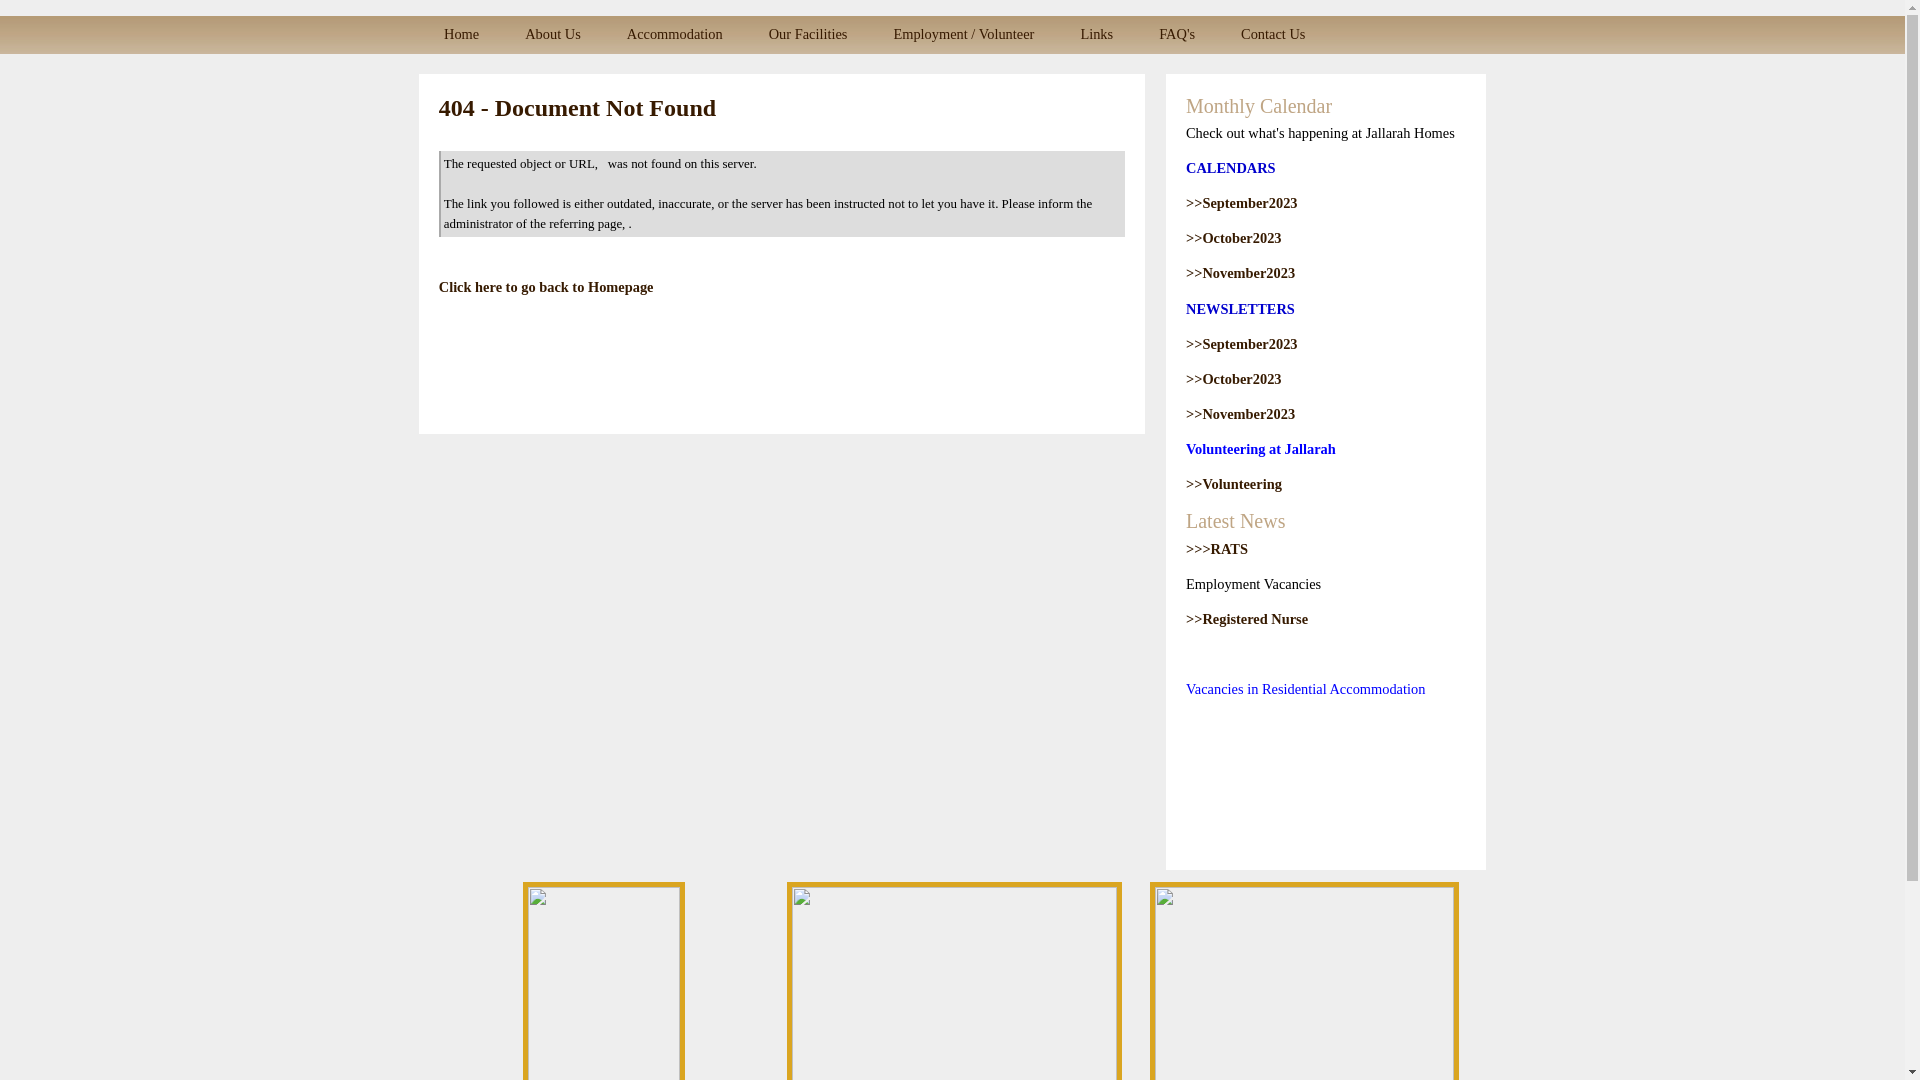 Image resolution: width=1920 pixels, height=1080 pixels. What do you see at coordinates (1232, 483) in the screenshot?
I see `'>>Volunteering'` at bounding box center [1232, 483].